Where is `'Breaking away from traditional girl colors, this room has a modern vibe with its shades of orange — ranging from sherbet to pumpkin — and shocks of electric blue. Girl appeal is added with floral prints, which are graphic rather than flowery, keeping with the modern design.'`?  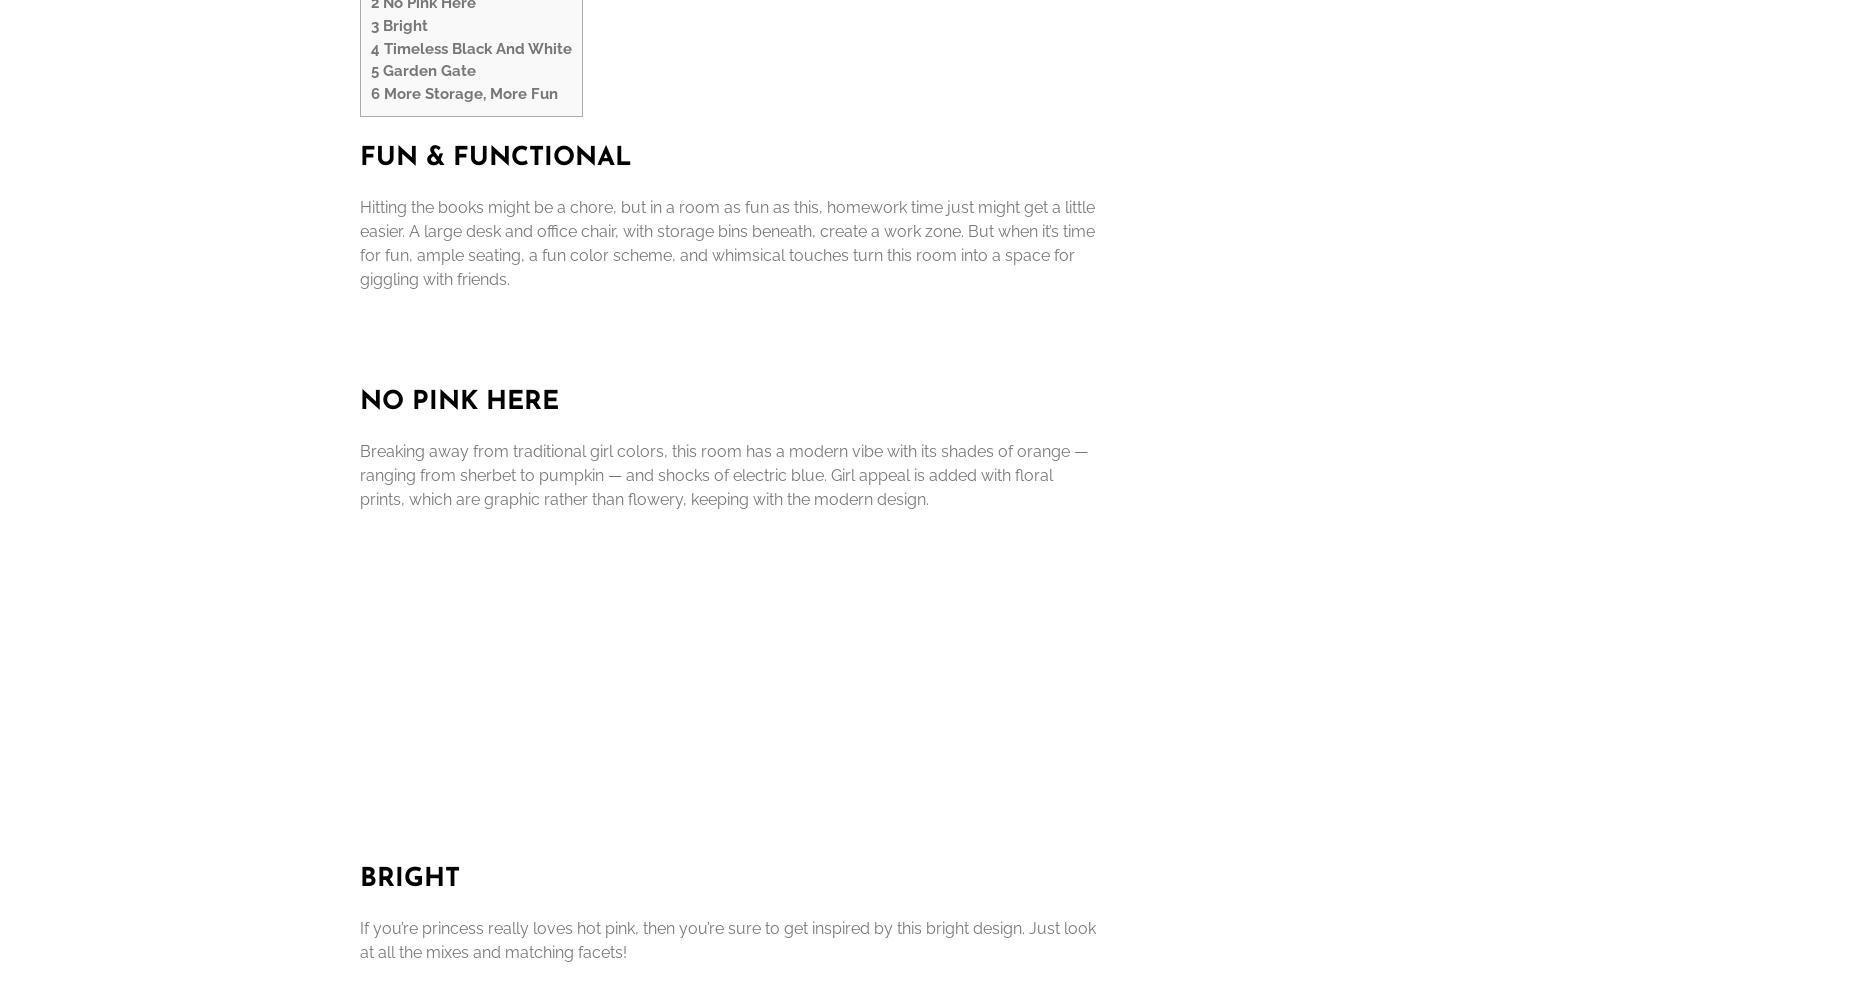
'Breaking away from traditional girl colors, this room has a modern vibe with its shades of orange — ranging from sherbet to pumpkin — and shocks of electric blue. Girl appeal is added with floral prints, which are graphic rather than flowery, keeping with the modern design.' is located at coordinates (724, 473).